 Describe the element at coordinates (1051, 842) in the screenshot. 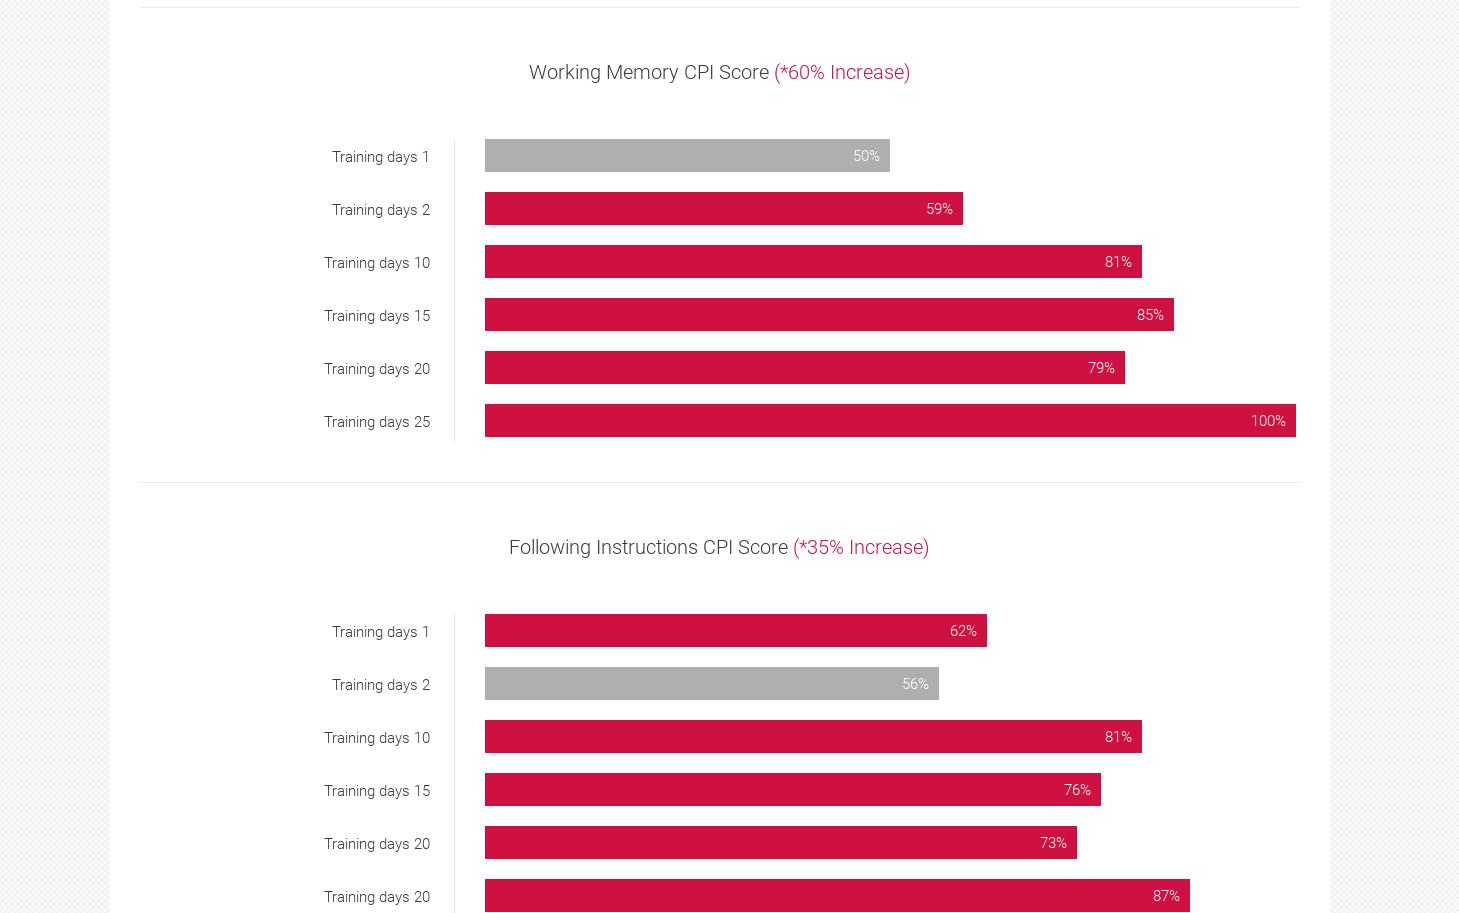

I see `'73%'` at that location.